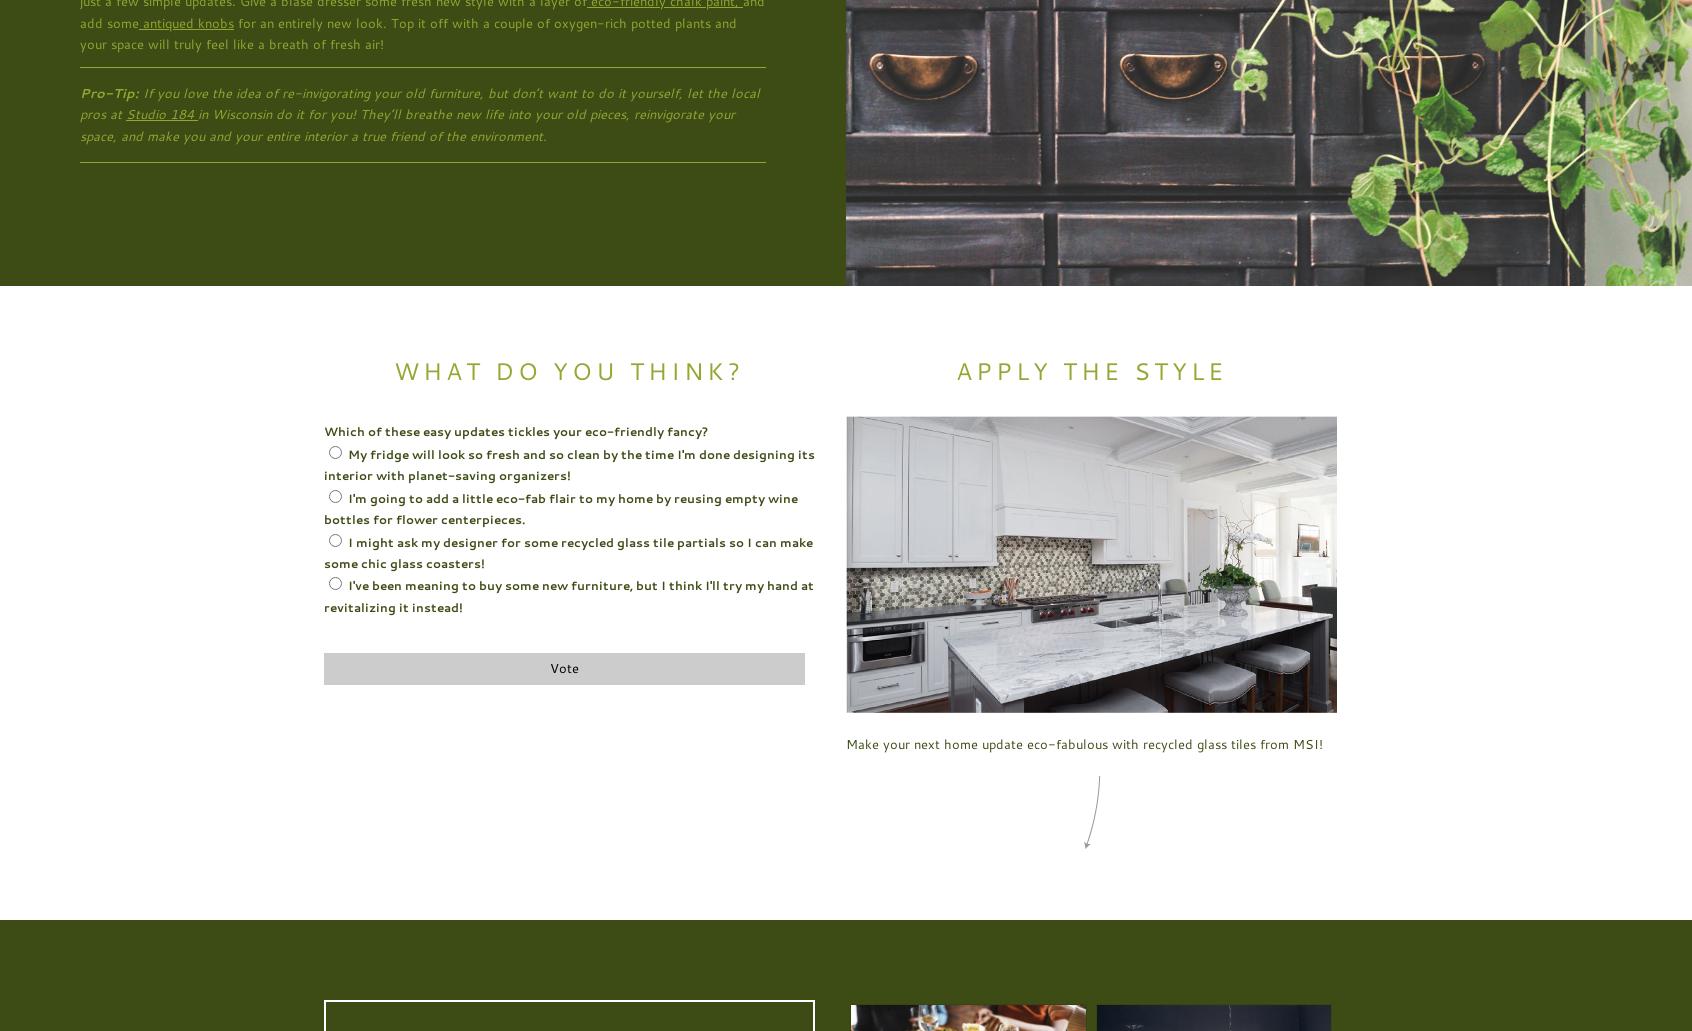  I want to click on 'in Wisconsin do it for you! They’ll breathe new life into your old pieces, reinvigorate your space, and make you and your entire interior a true friend of the environment.', so click(407, 123).